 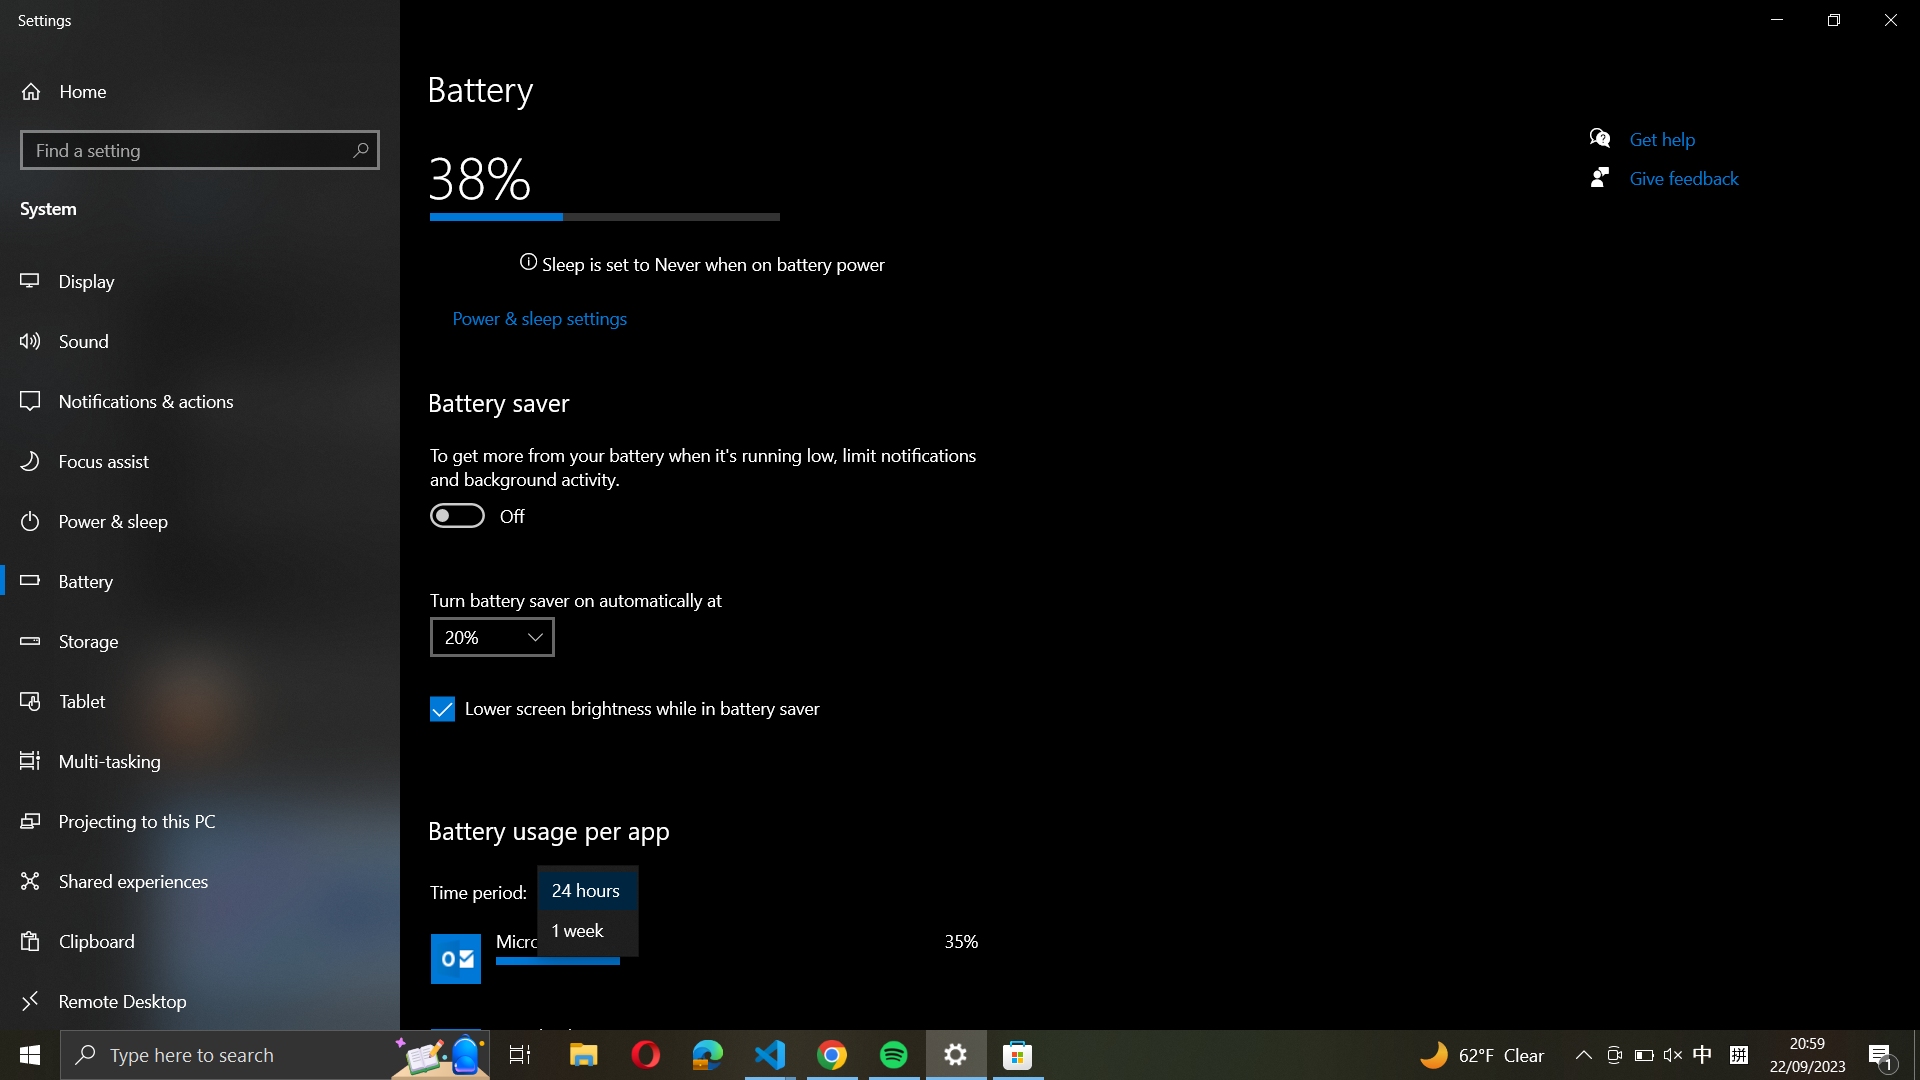 I want to click on Enable notification limits and curtail background operations when battery saver mode is engaged, so click(x=455, y=514).